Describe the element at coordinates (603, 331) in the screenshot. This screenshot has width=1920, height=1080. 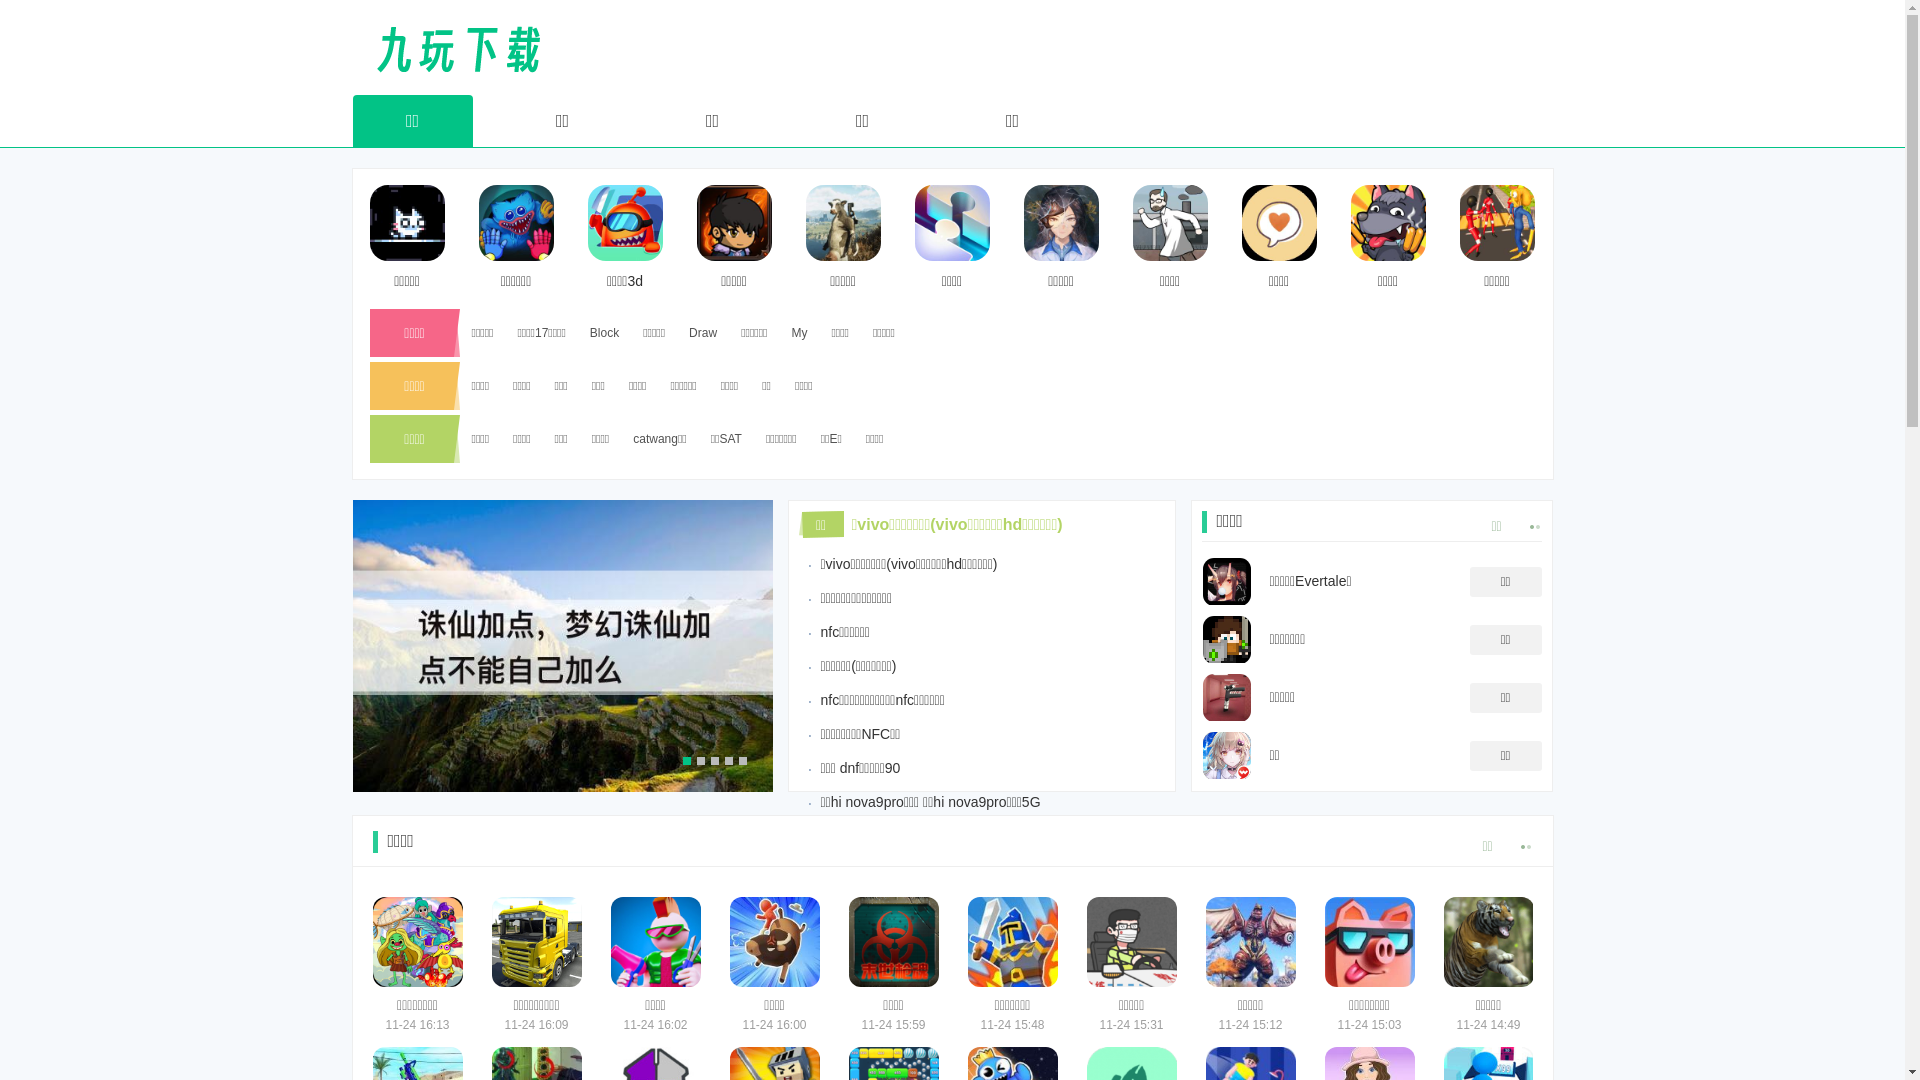
I see `'Block'` at that location.